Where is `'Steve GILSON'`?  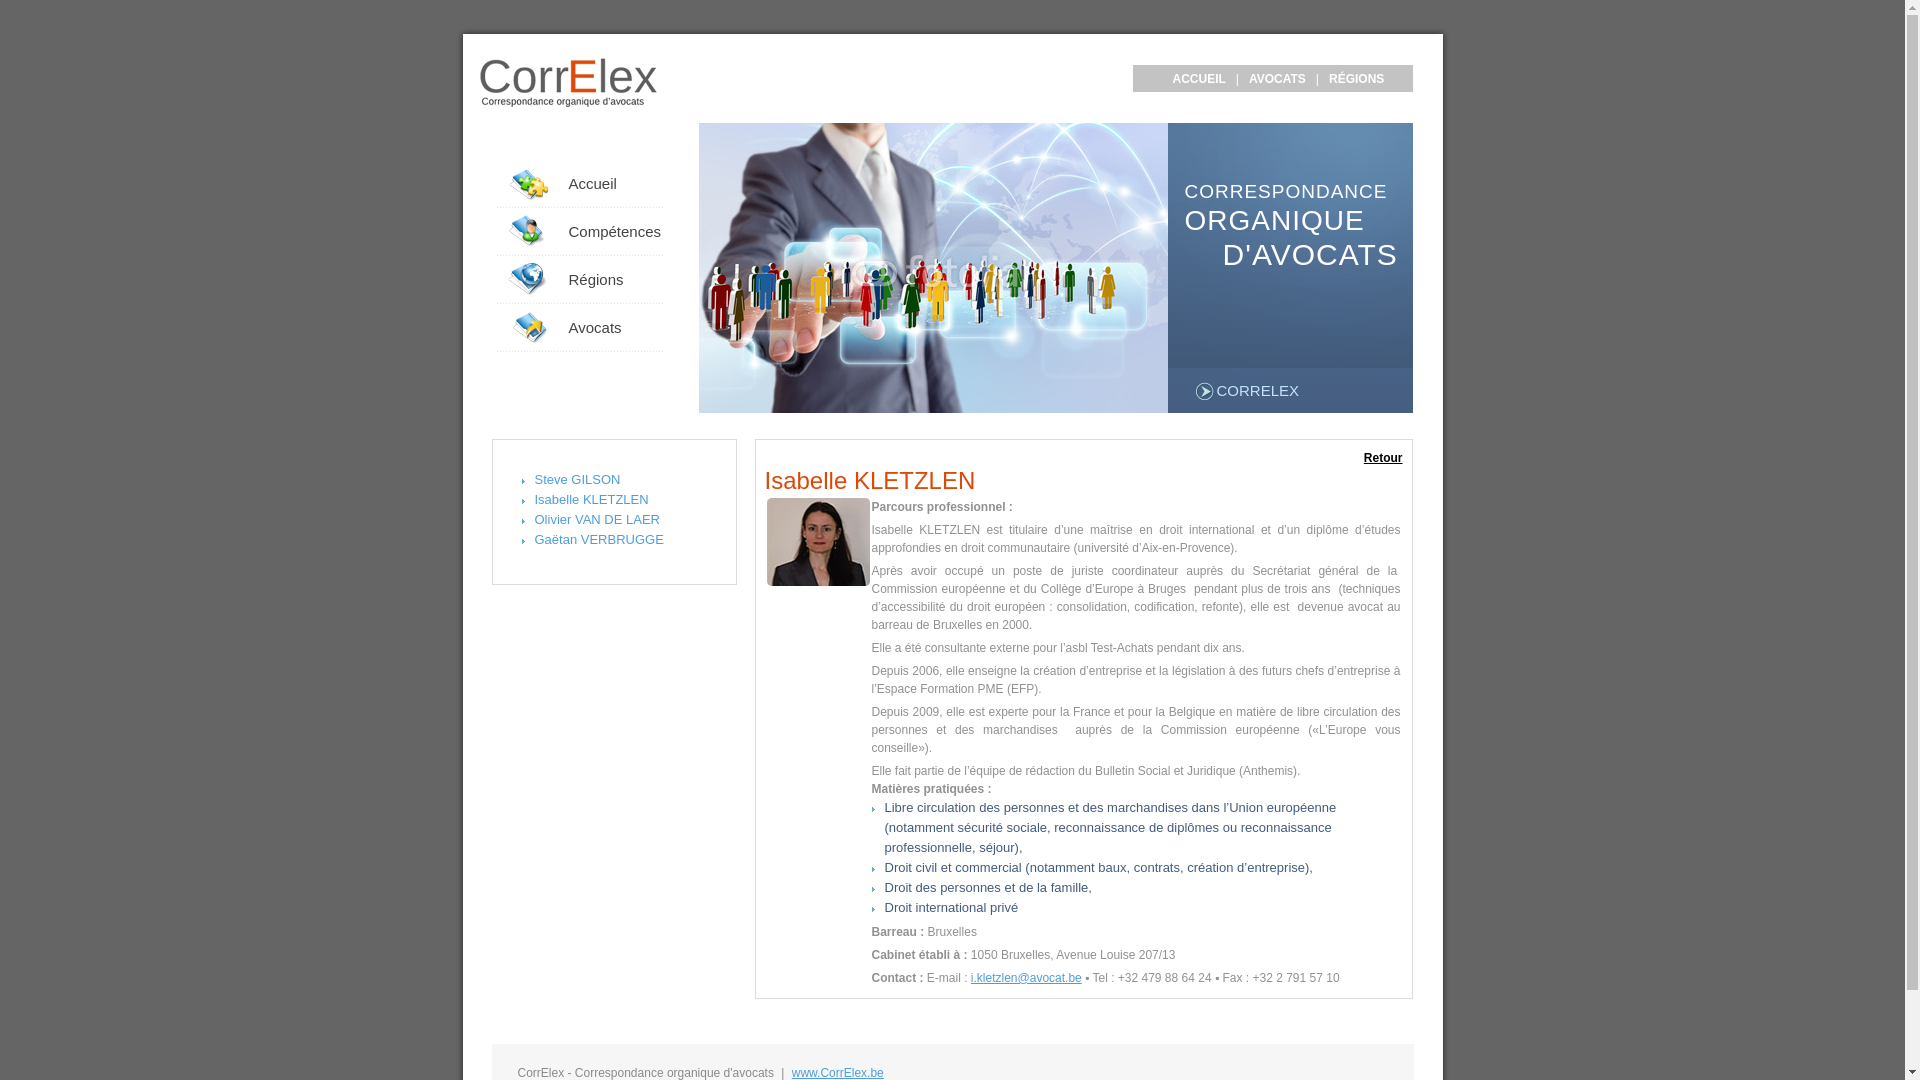 'Steve GILSON' is located at coordinates (575, 479).